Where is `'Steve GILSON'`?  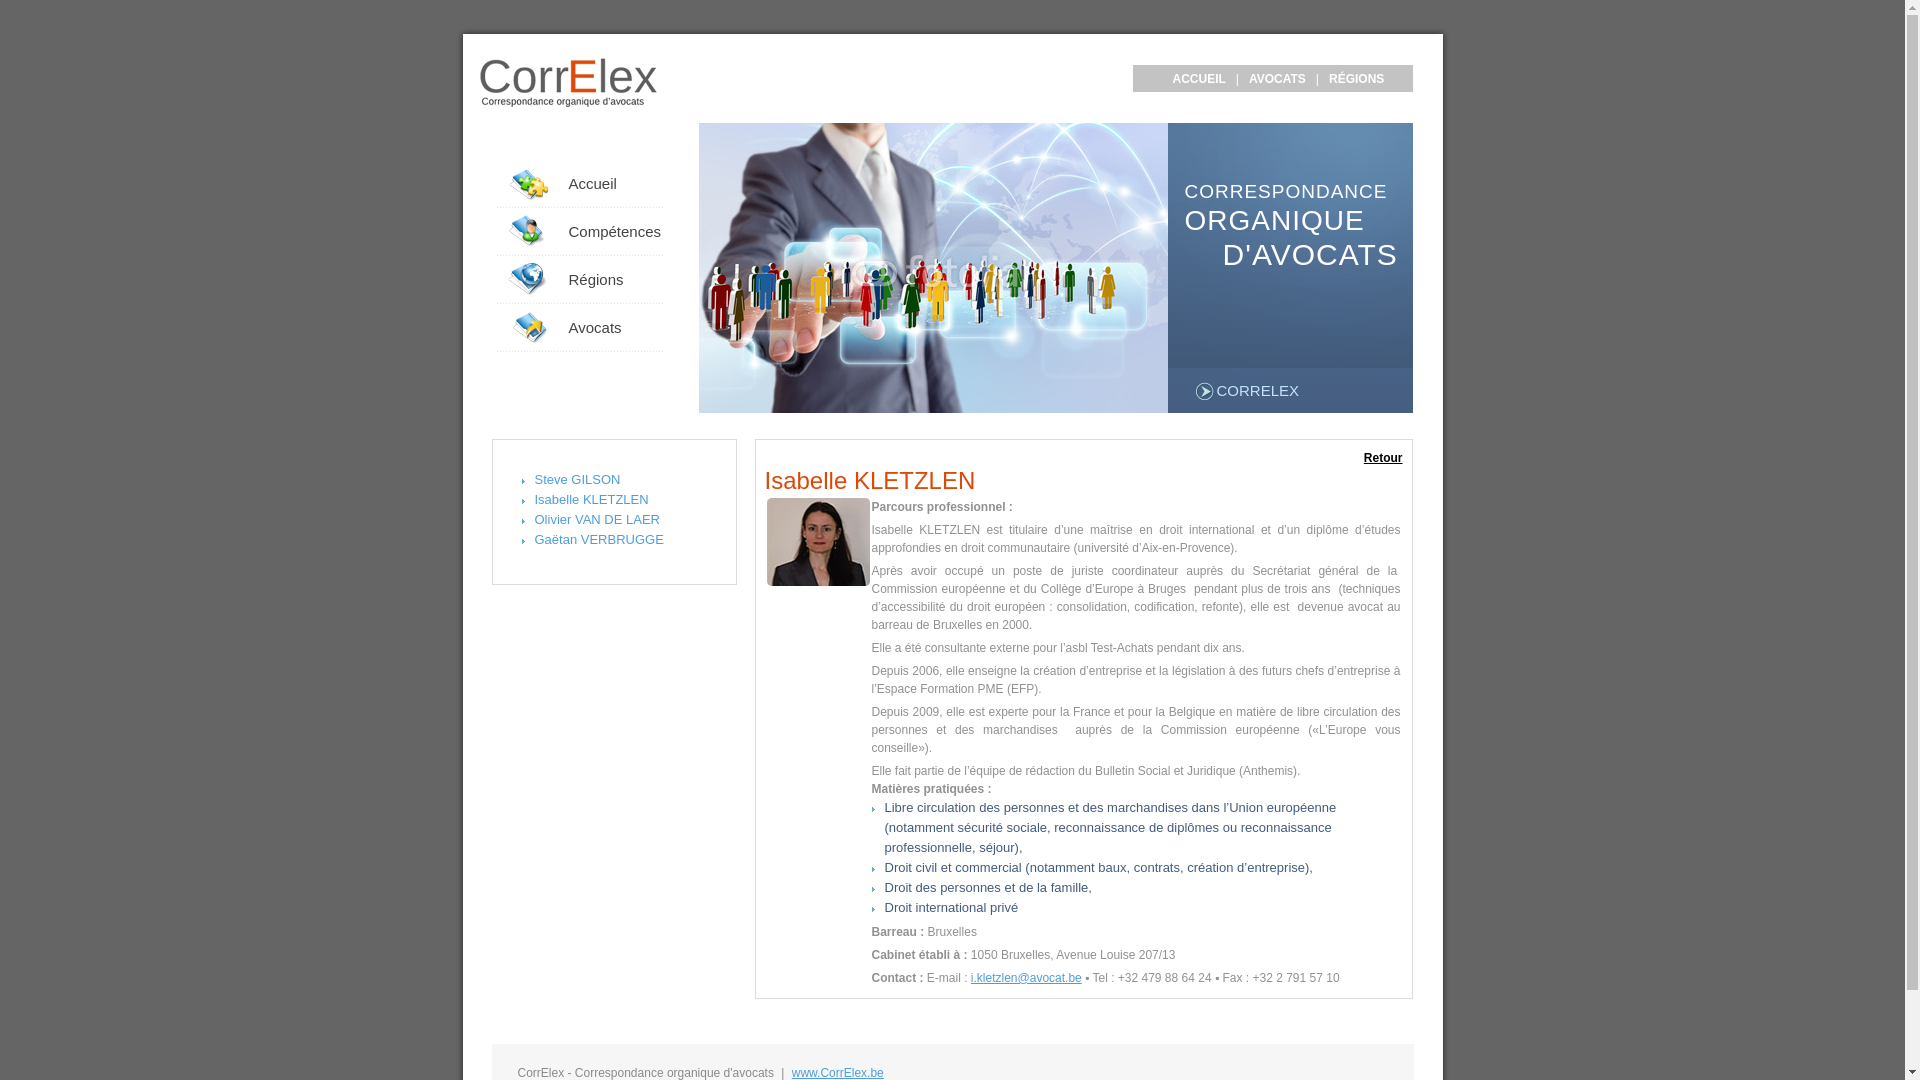 'Steve GILSON' is located at coordinates (575, 479).